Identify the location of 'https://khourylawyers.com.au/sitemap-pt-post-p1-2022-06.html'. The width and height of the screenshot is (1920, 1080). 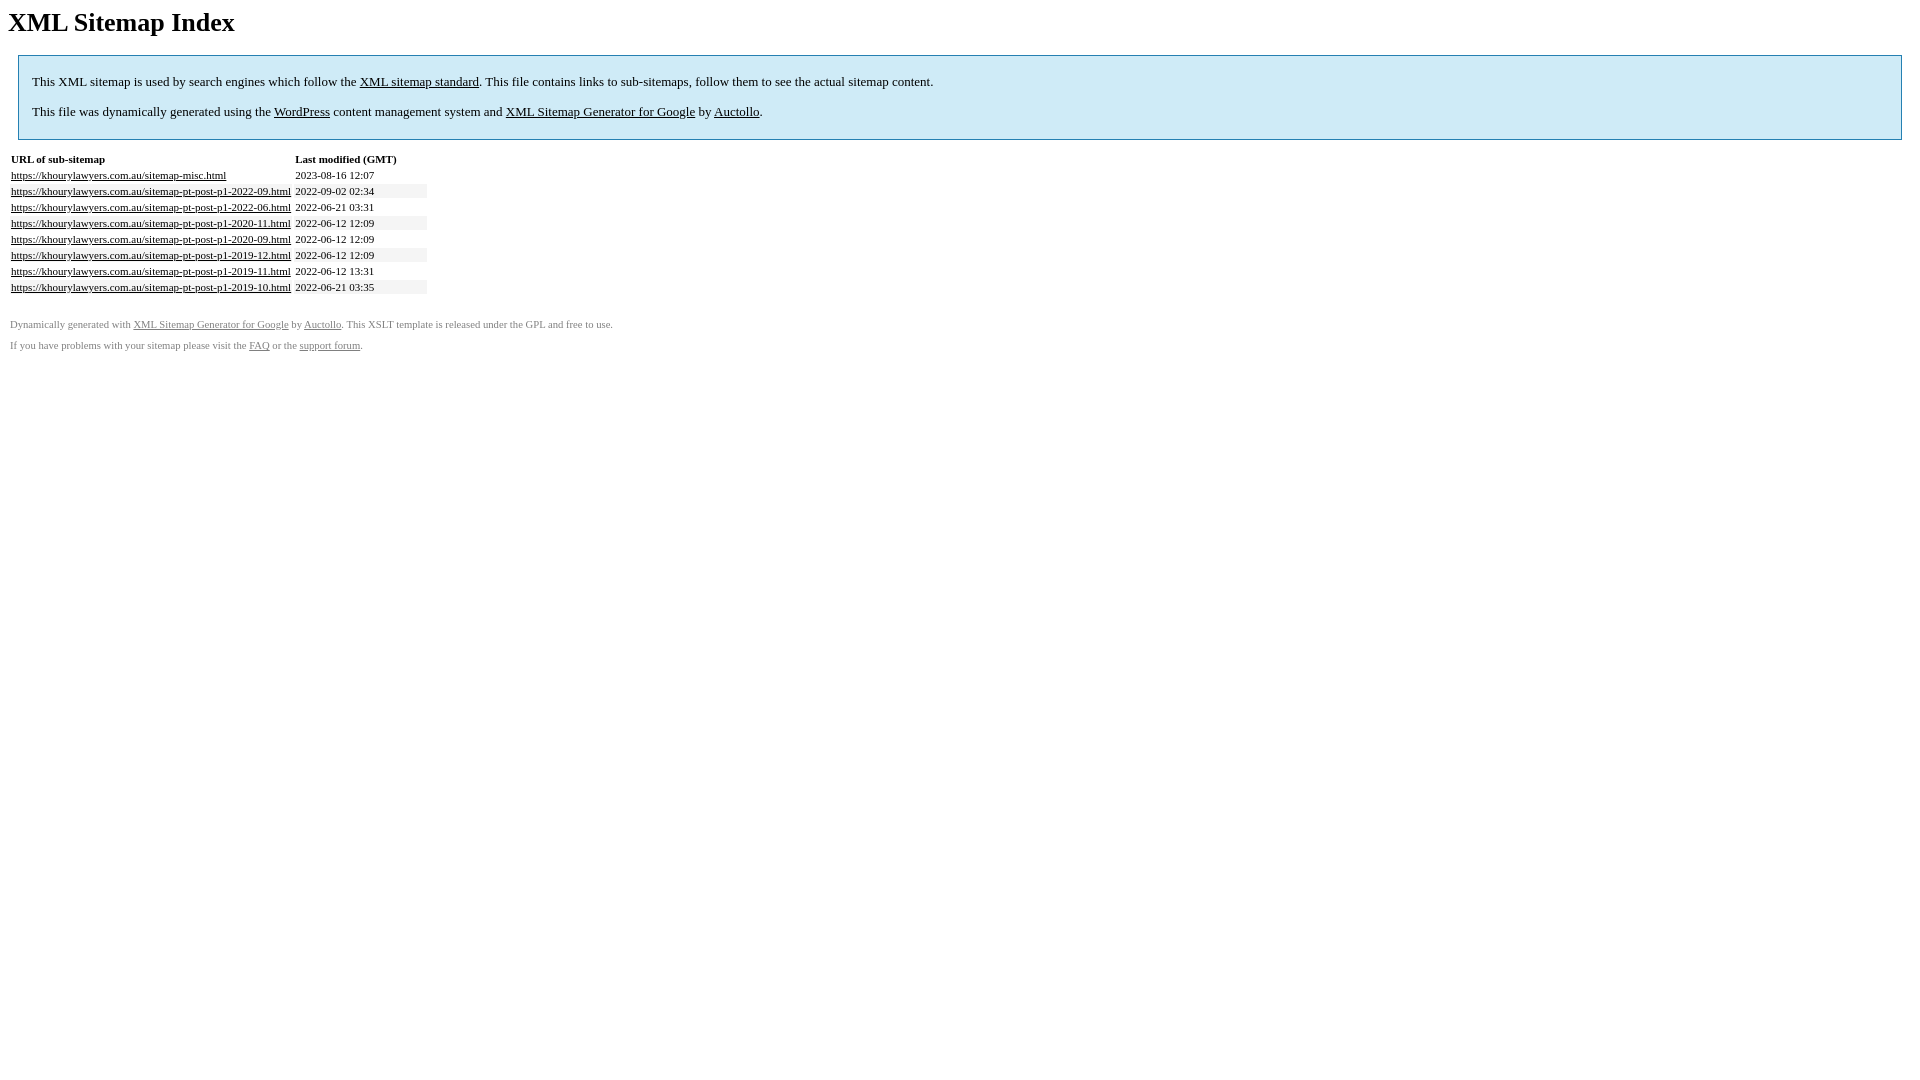
(149, 207).